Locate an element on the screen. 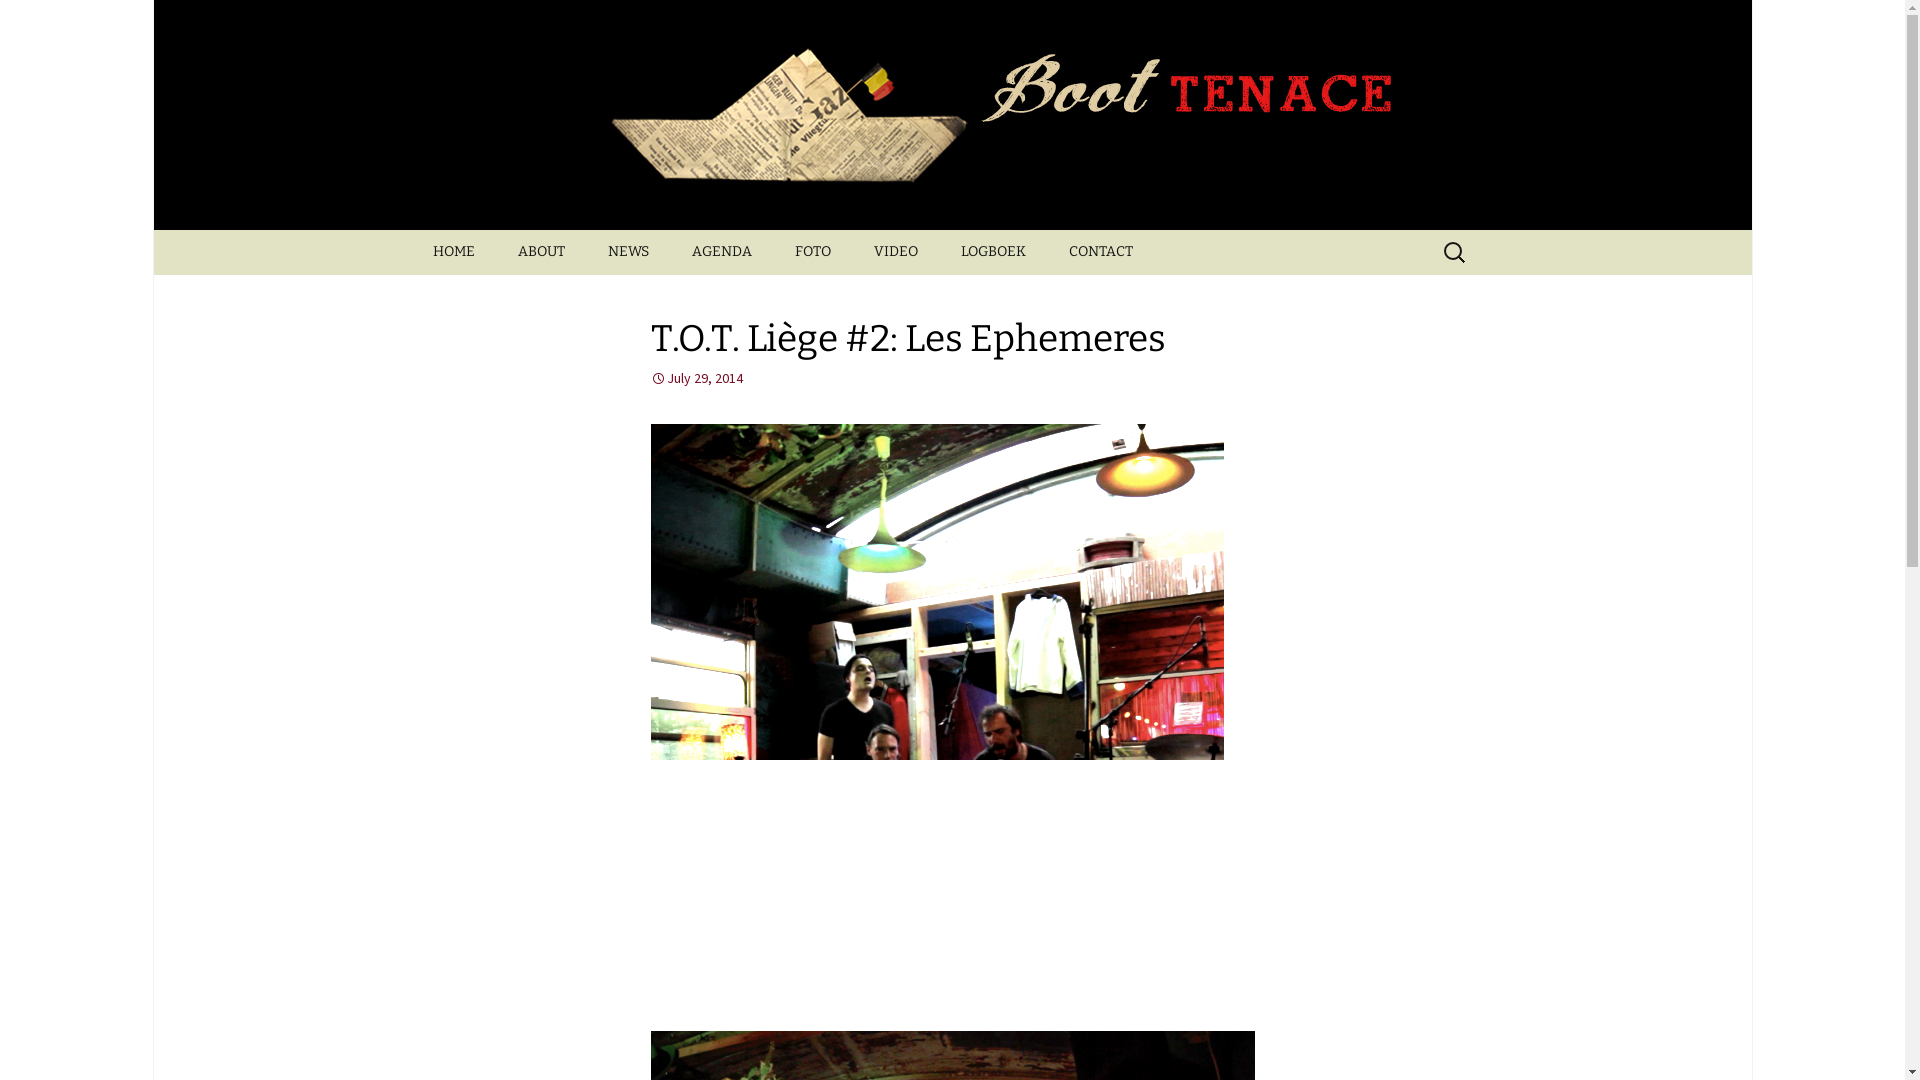 The height and width of the screenshot is (1080, 1920). 'CONTACT' is located at coordinates (1098, 250).